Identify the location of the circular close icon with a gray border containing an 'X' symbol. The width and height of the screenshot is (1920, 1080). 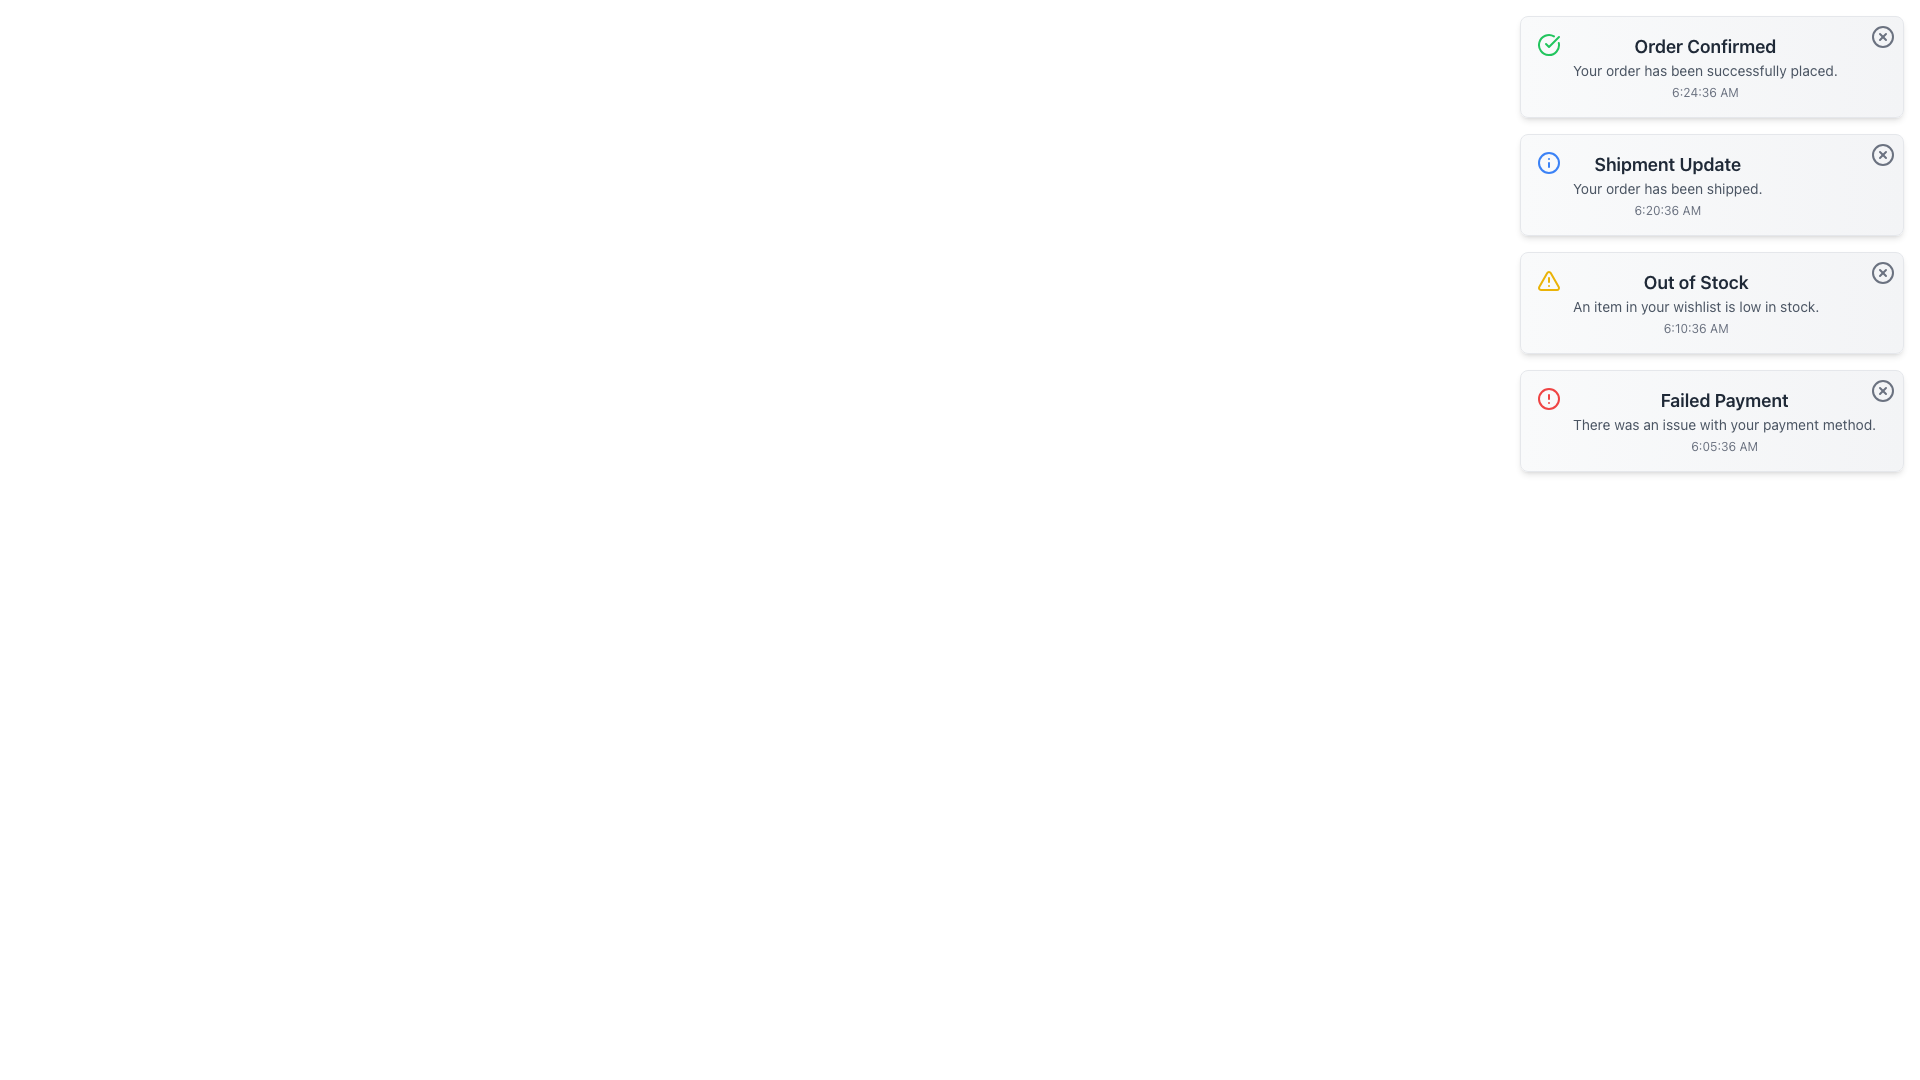
(1881, 153).